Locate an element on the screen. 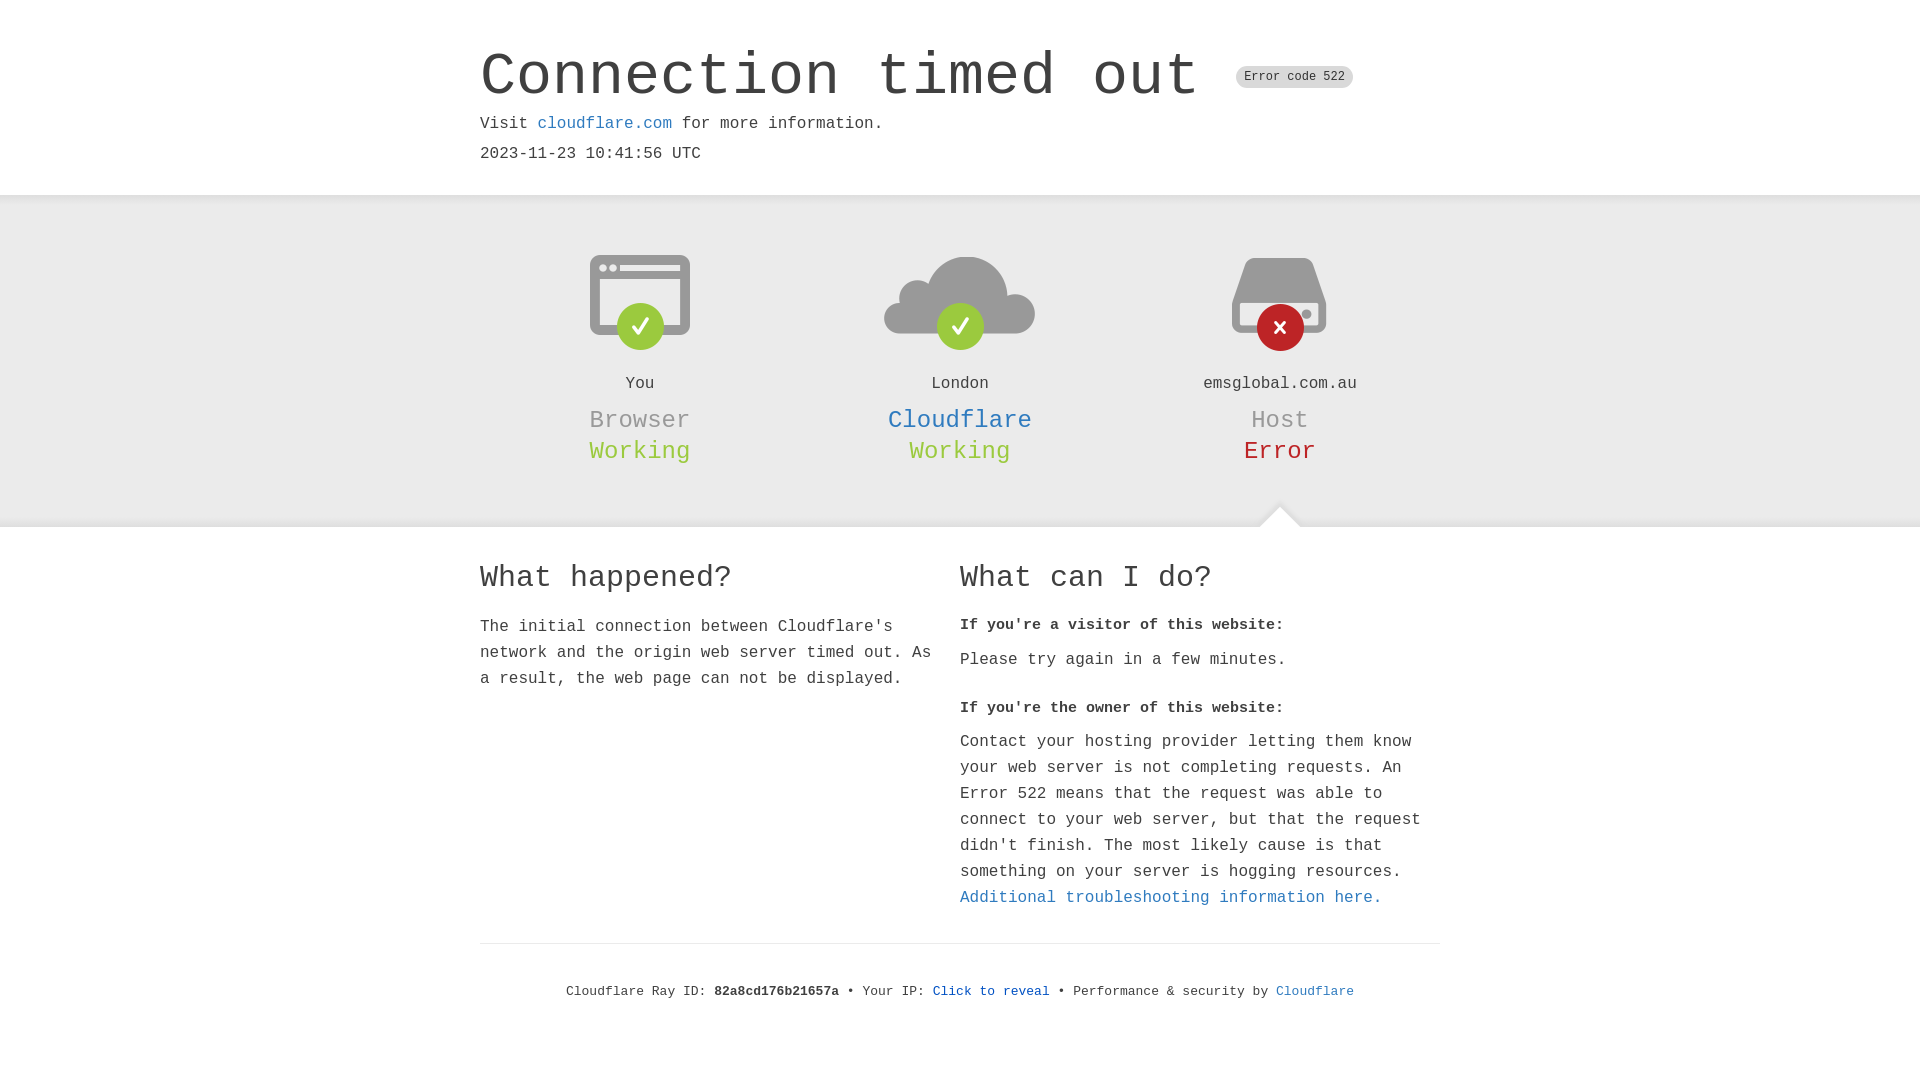  'Click to reveal' is located at coordinates (991, 991).